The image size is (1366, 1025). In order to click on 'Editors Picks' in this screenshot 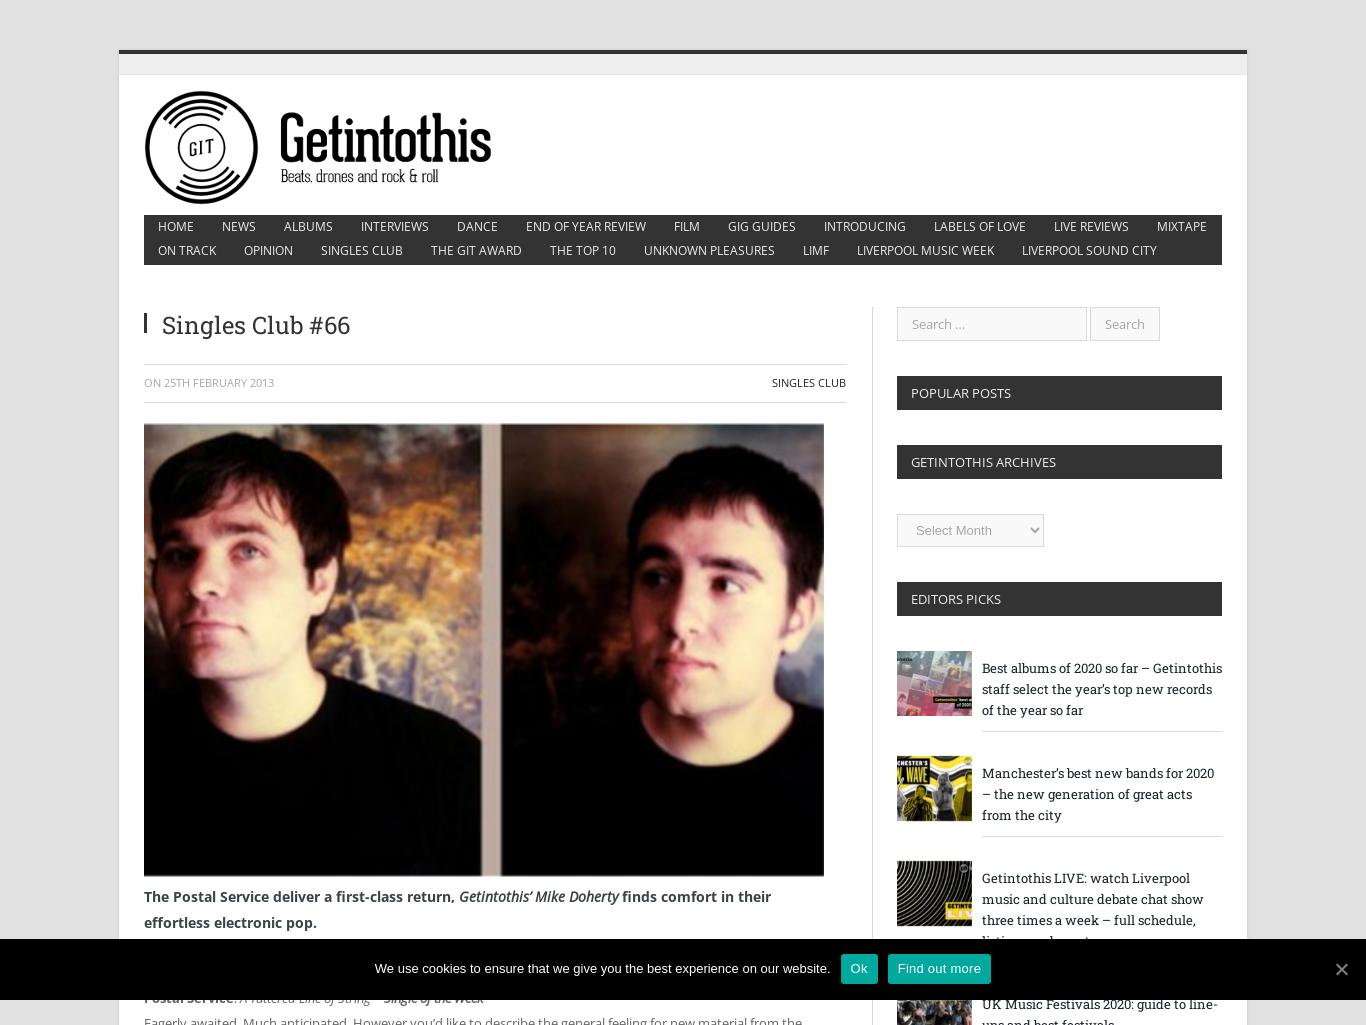, I will do `click(909, 599)`.